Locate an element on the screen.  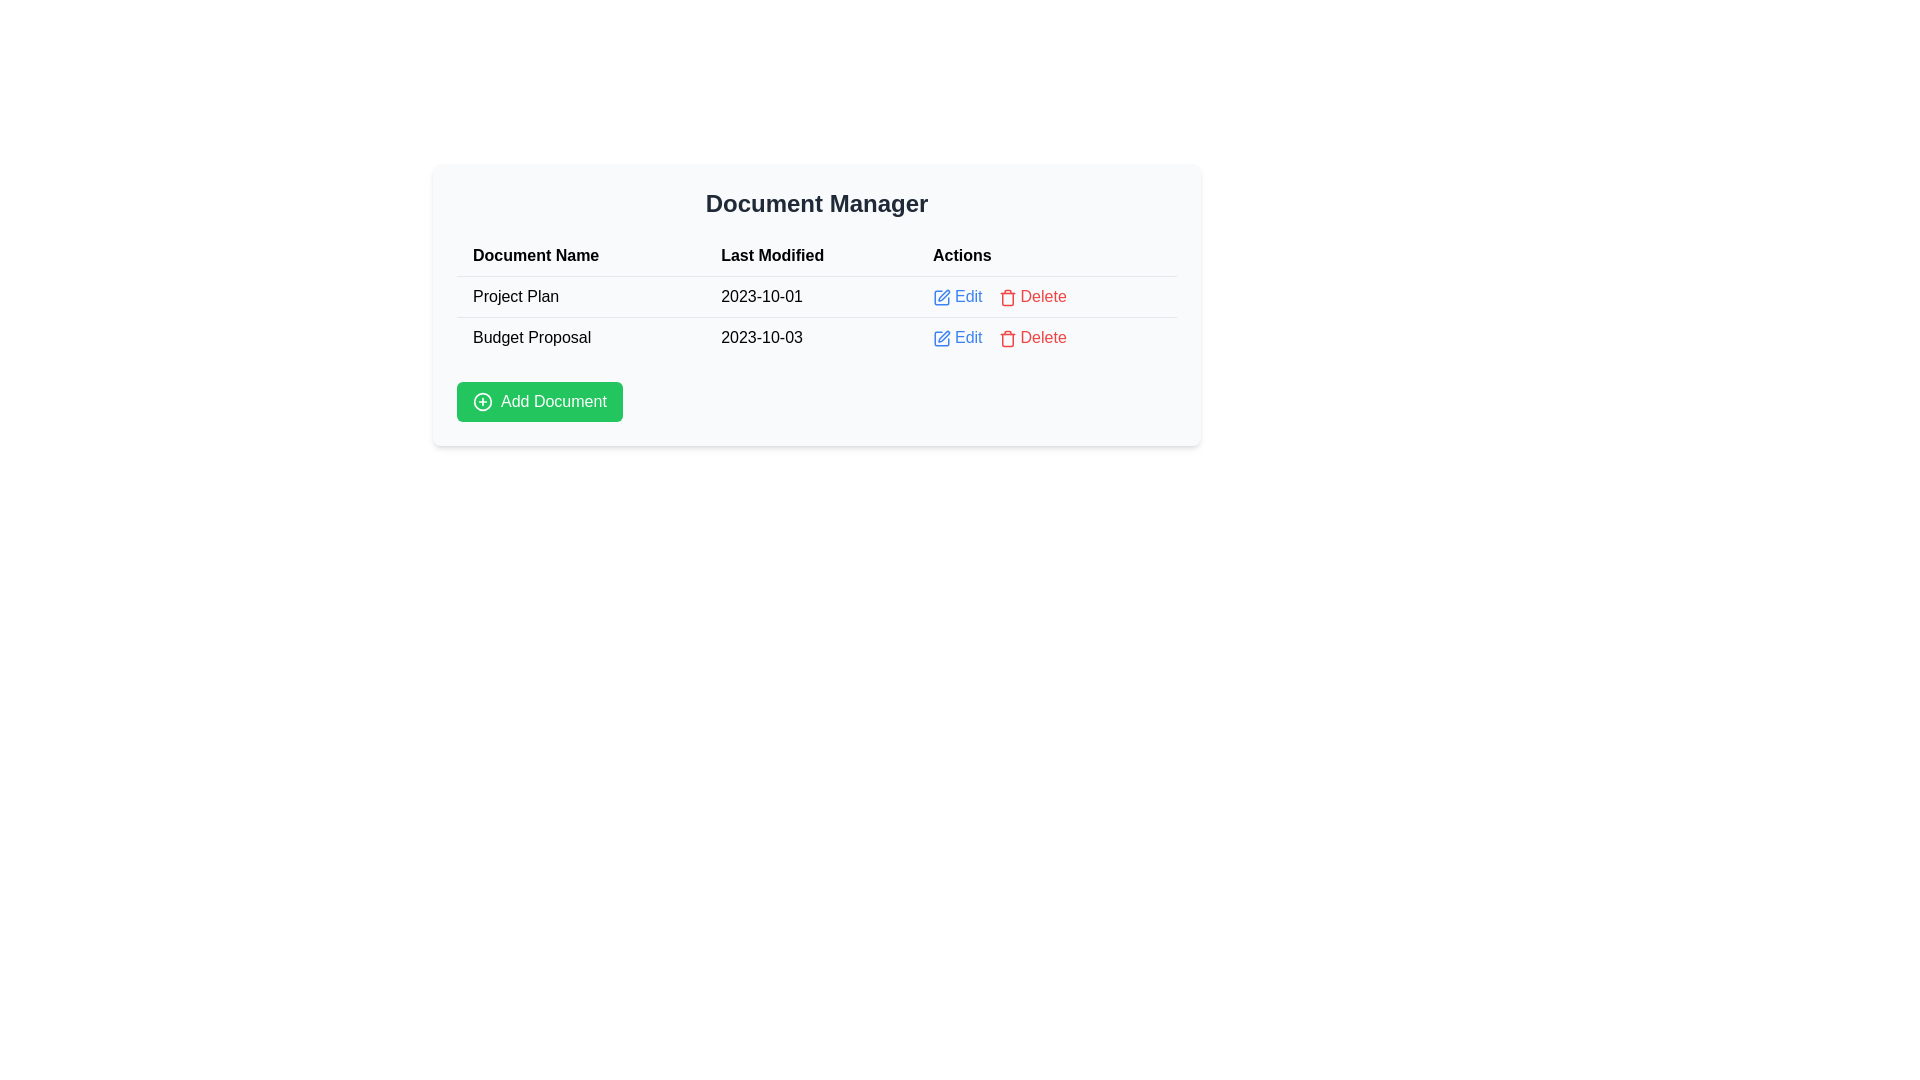
the small pencil icon in the 'Actions' column of the first row to initiate an edit action is located at coordinates (943, 295).